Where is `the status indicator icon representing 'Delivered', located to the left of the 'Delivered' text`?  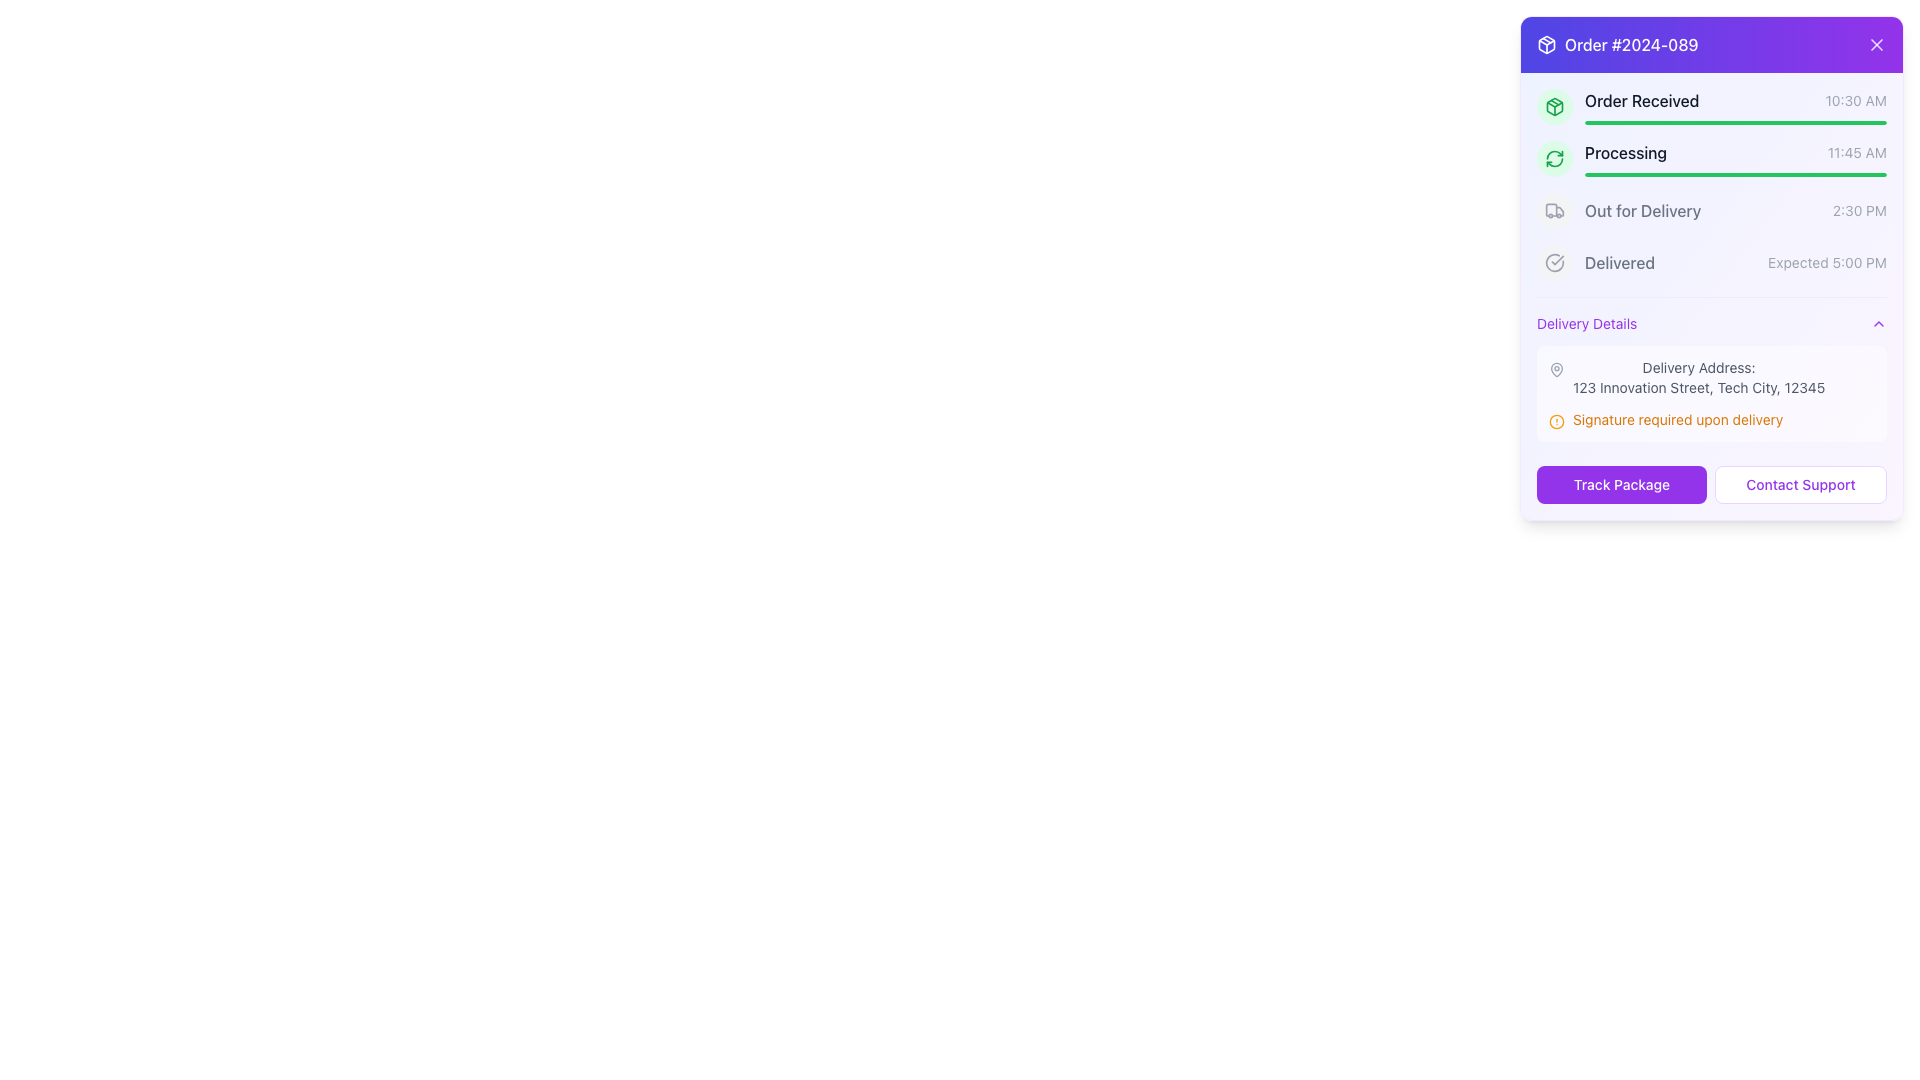
the status indicator icon representing 'Delivered', located to the left of the 'Delivered' text is located at coordinates (1554, 261).